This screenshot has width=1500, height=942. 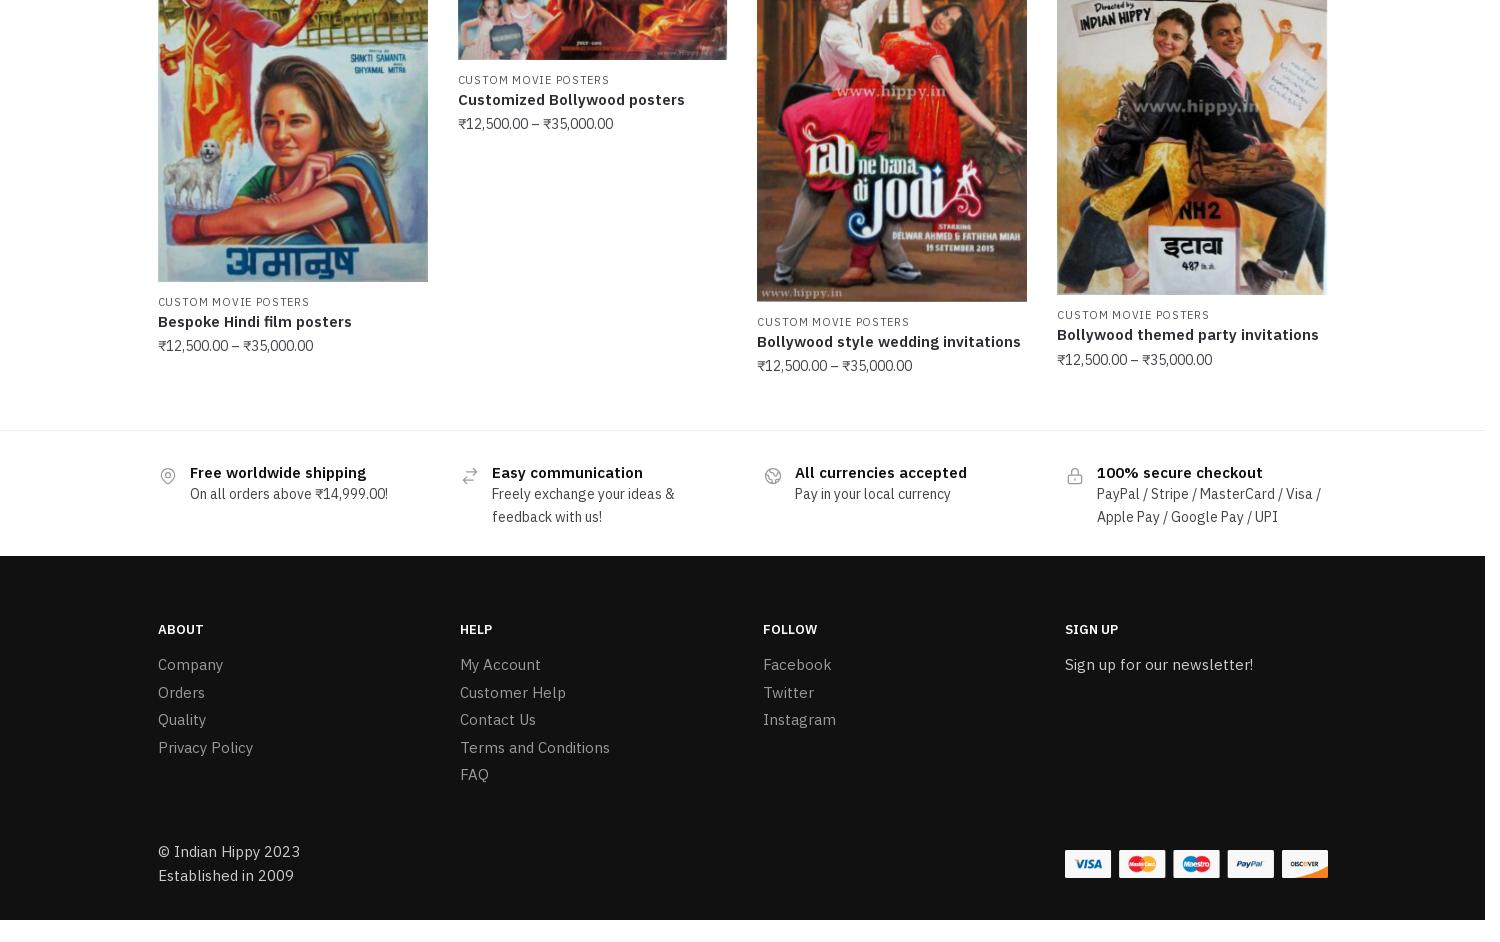 What do you see at coordinates (1188, 330) in the screenshot?
I see `'Bollywood themed party invitations'` at bounding box center [1188, 330].